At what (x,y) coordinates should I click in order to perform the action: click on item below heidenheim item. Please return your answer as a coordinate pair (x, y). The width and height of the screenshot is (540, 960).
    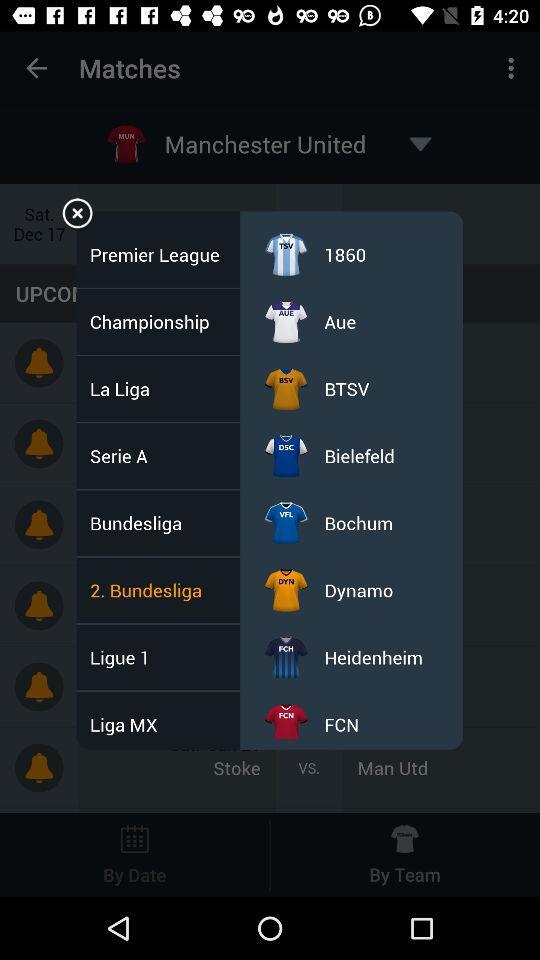
    Looking at the image, I should click on (340, 723).